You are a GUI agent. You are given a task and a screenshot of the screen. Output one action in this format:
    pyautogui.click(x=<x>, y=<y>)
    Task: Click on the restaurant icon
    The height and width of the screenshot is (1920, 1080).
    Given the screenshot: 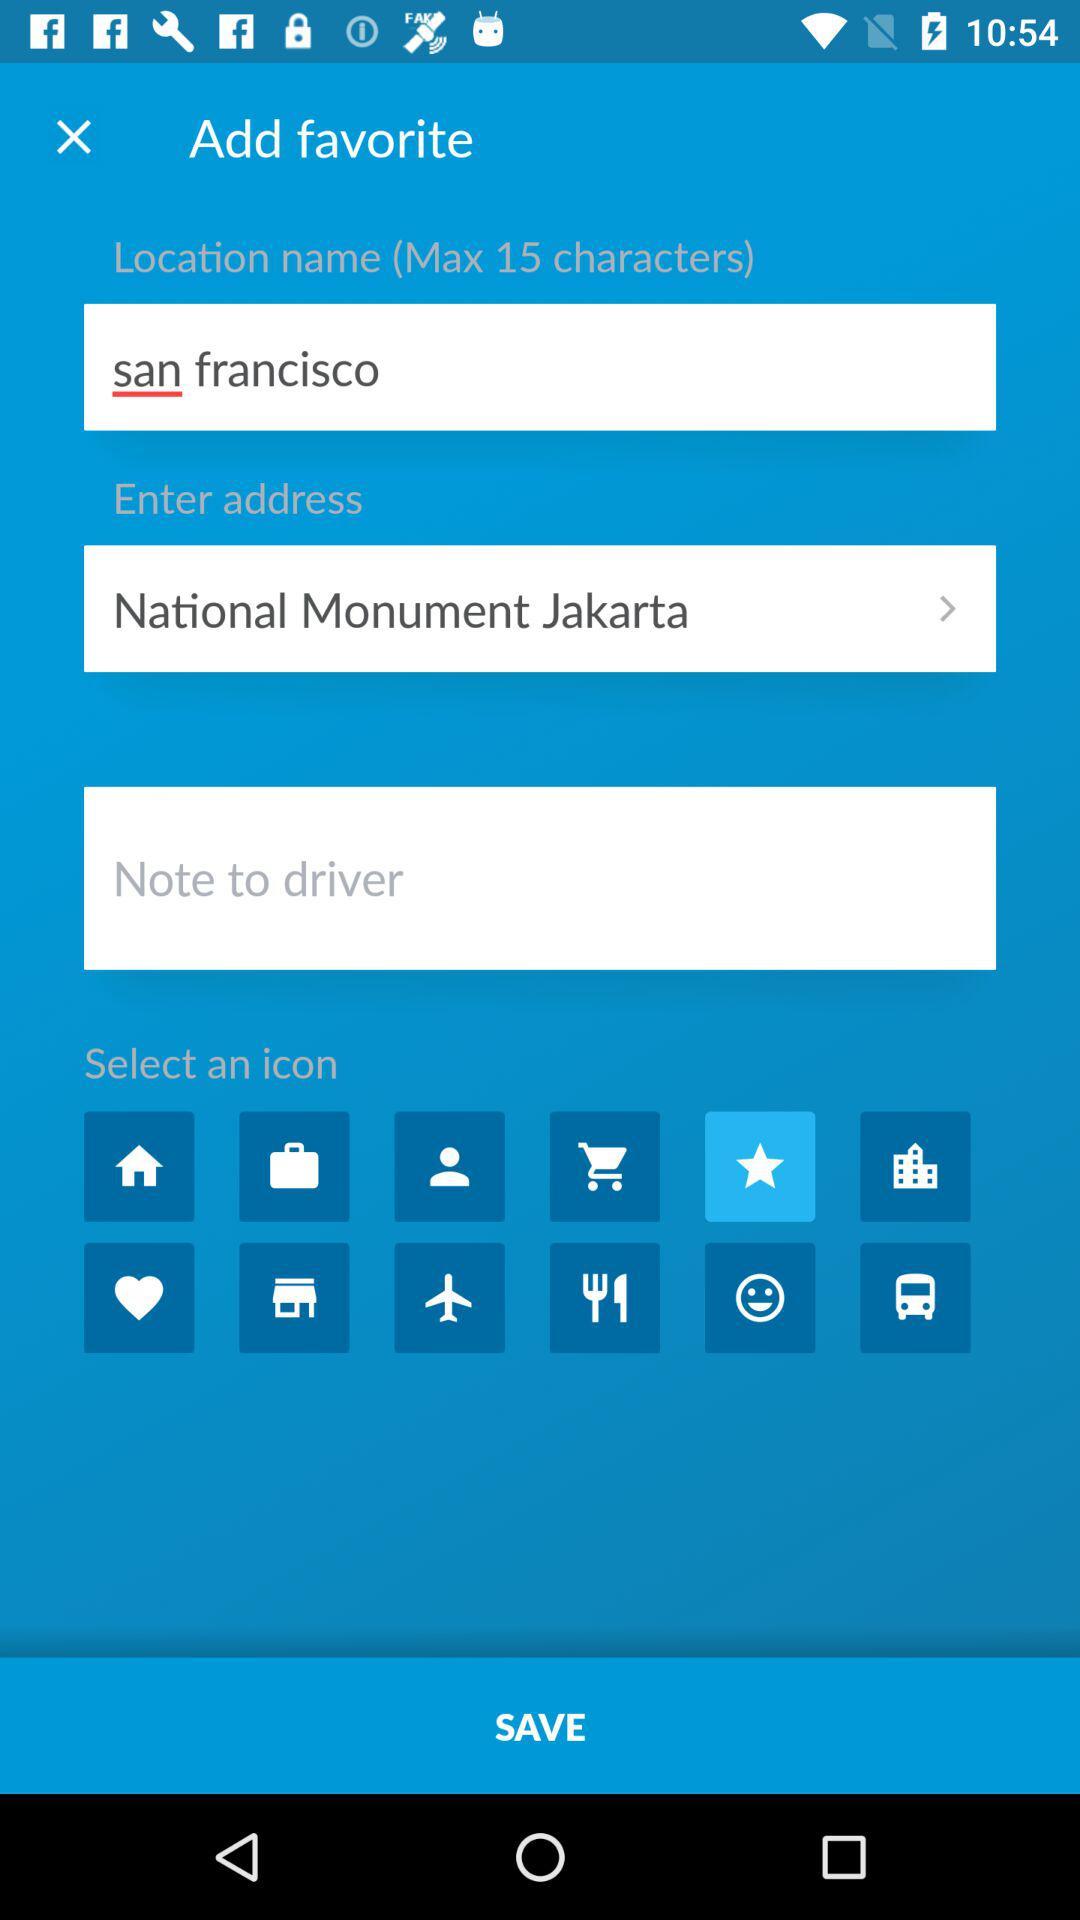 What is the action you would take?
    pyautogui.click(x=603, y=1297)
    